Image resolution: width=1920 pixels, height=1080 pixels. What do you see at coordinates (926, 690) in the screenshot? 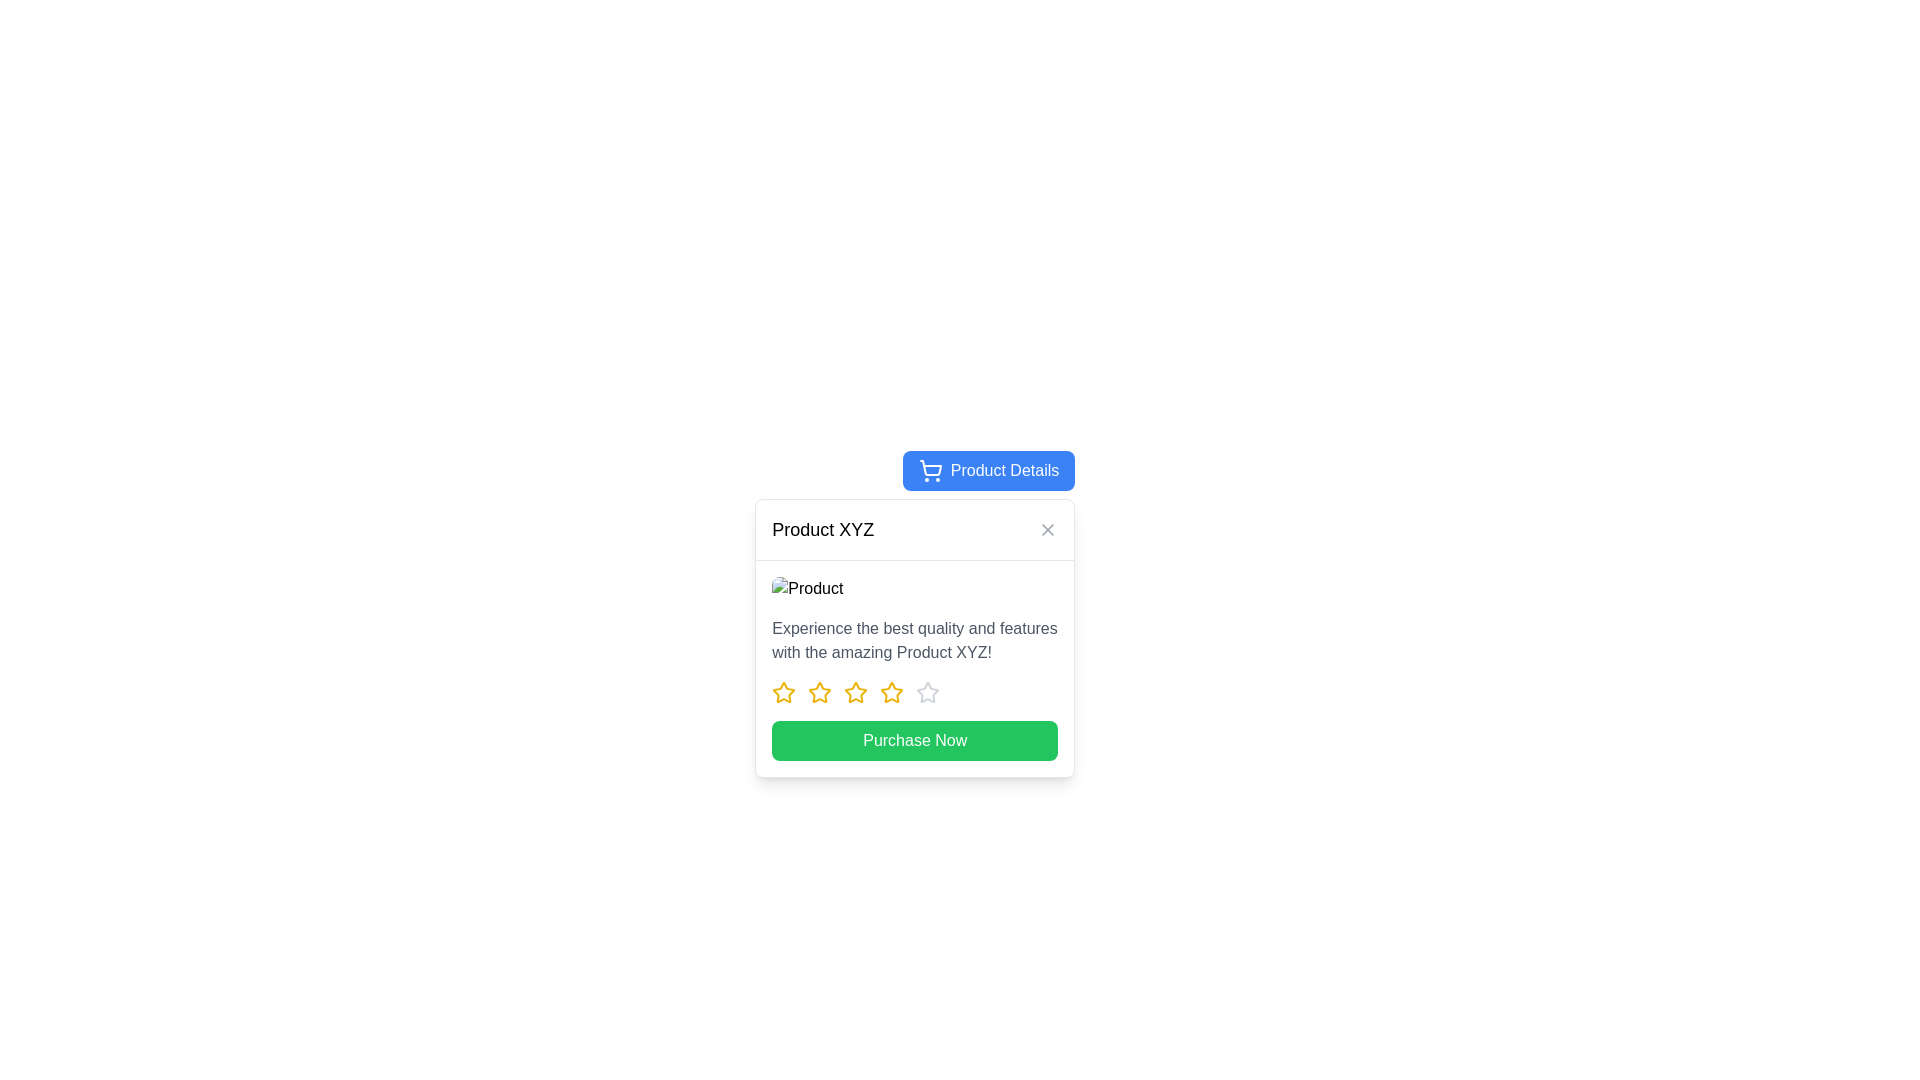
I see `the fourth star icon in the rating section of the card for 'Product XYZ' to rate it` at bounding box center [926, 690].